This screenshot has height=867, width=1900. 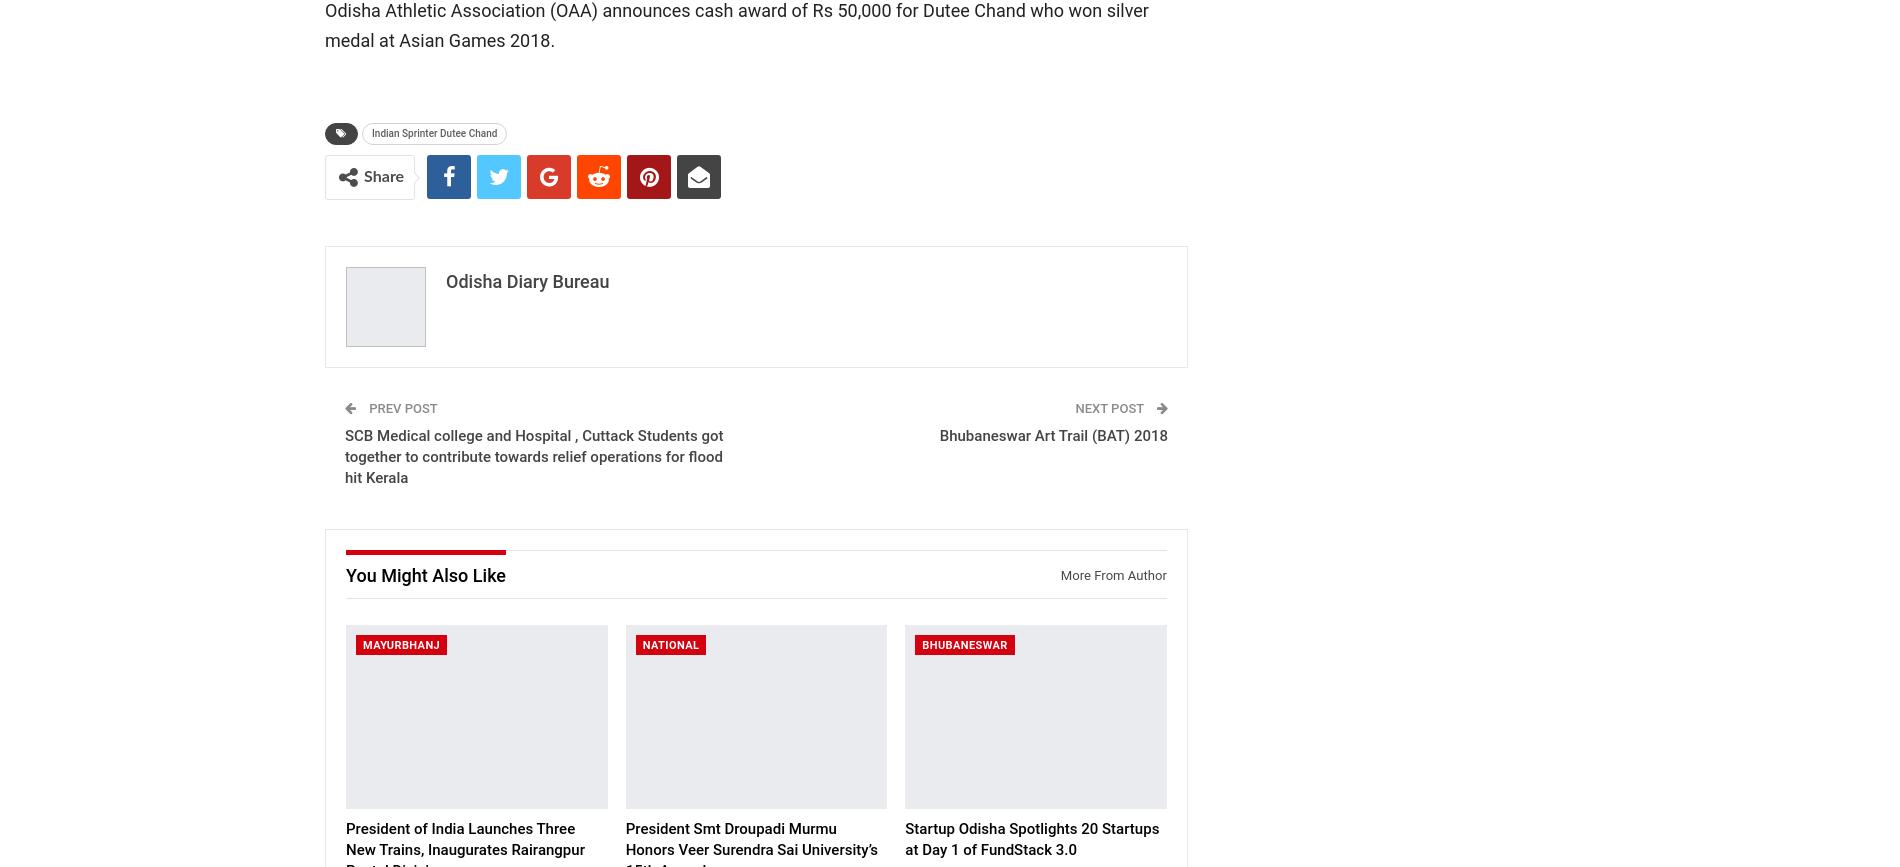 I want to click on 'National', so click(x=670, y=644).